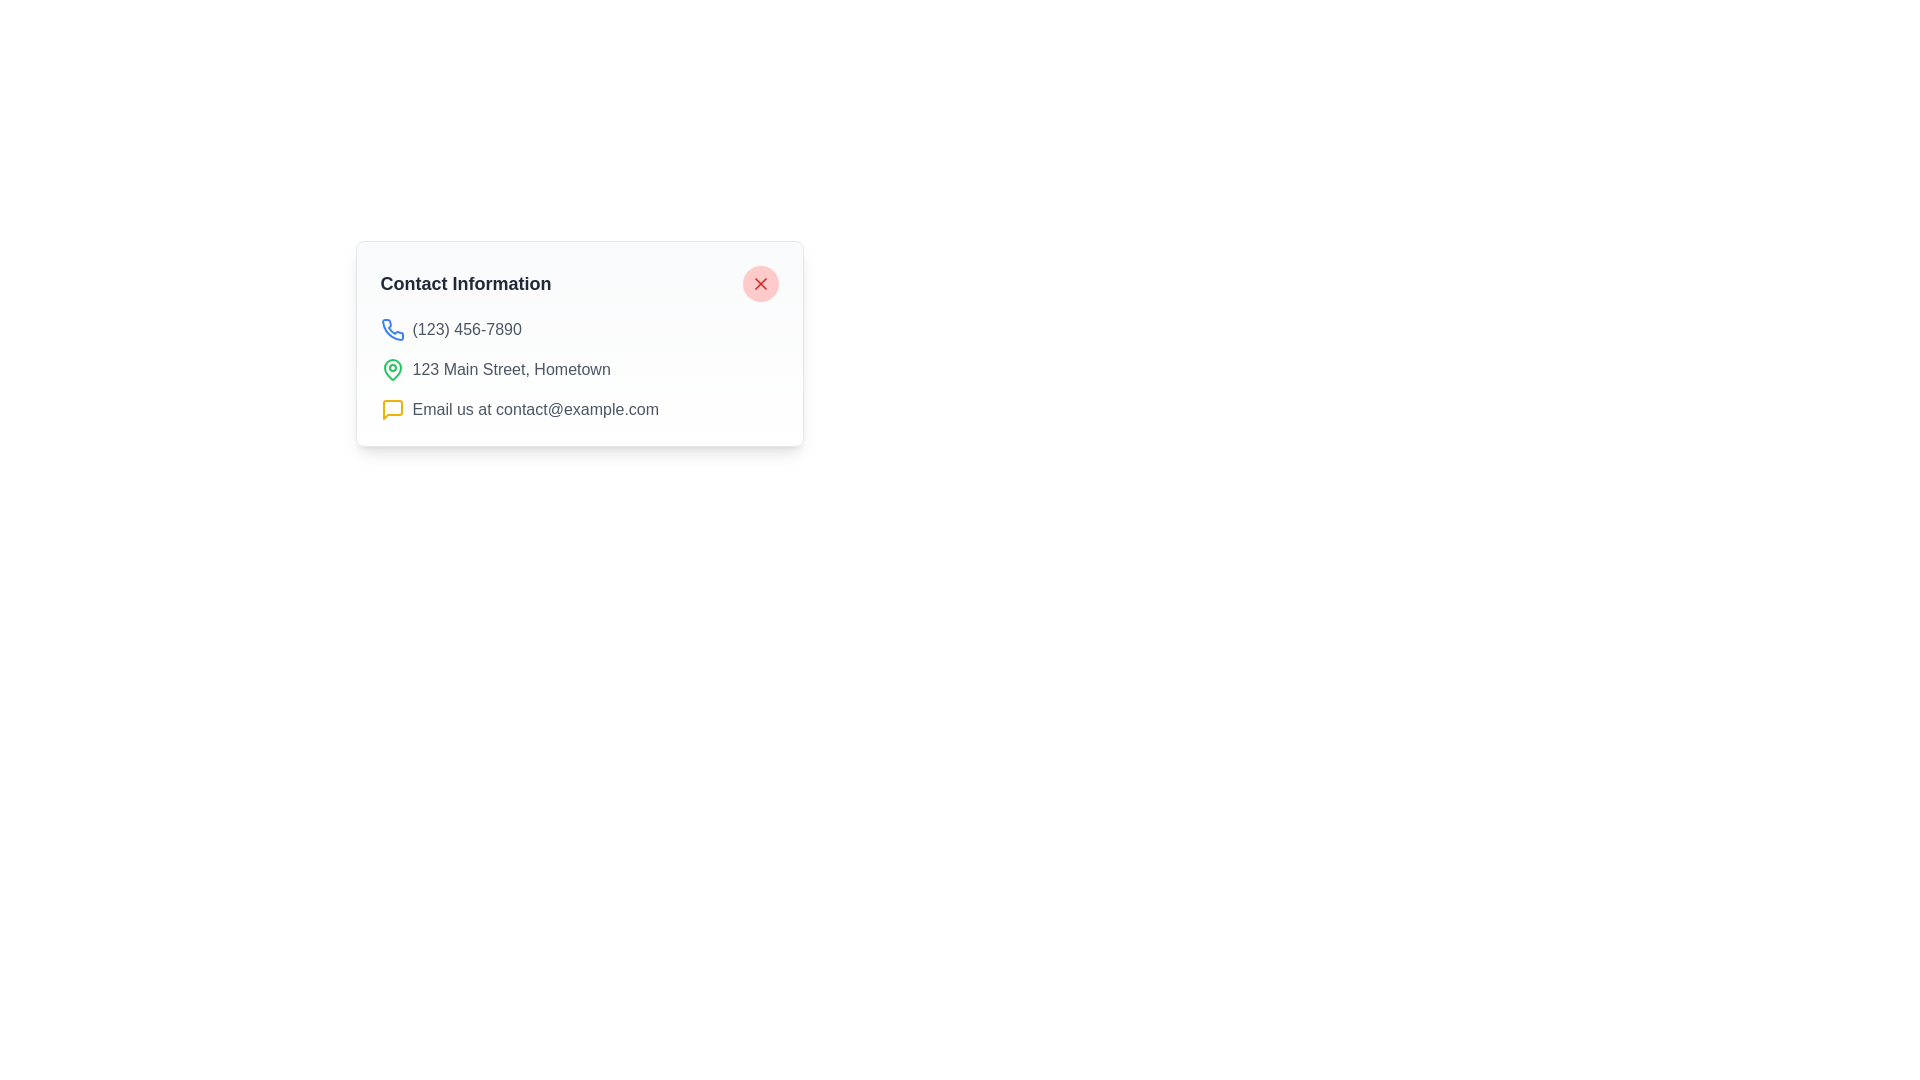 The image size is (1920, 1080). Describe the element at coordinates (466, 329) in the screenshot. I see `the static text element displaying the phone number '(123) 456-7890'` at that location.